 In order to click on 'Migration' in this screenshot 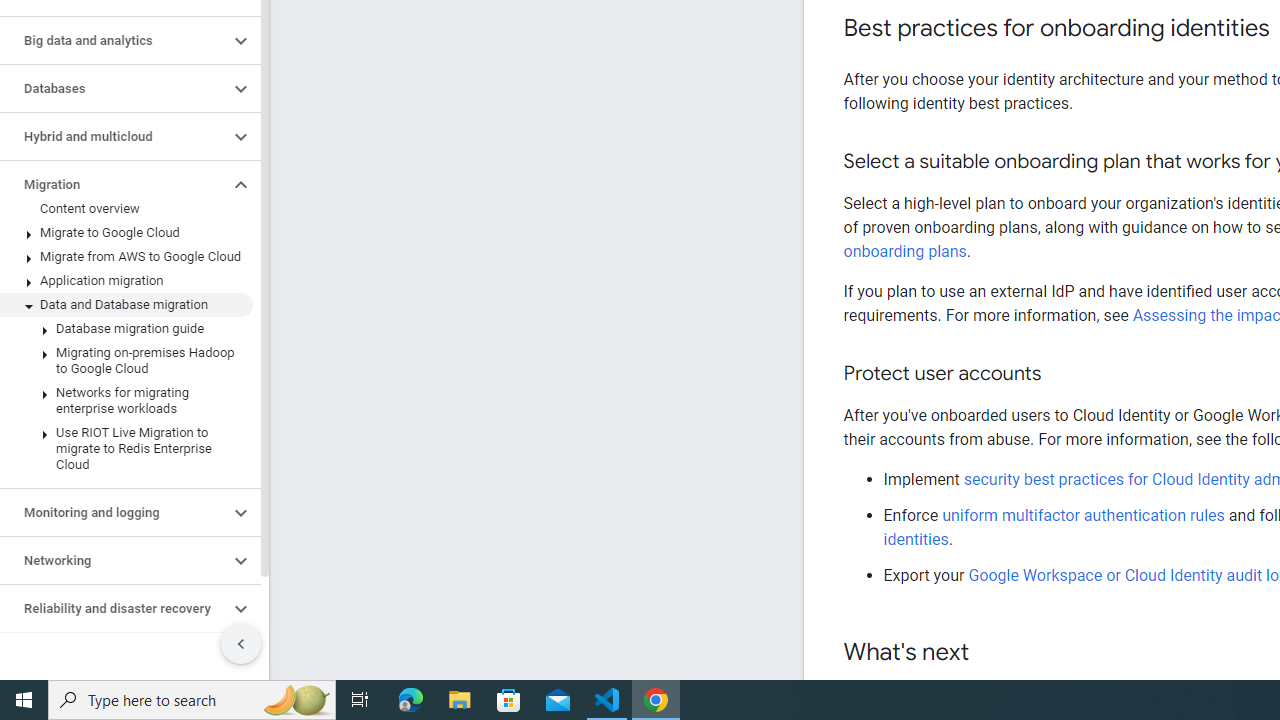, I will do `click(113, 185)`.